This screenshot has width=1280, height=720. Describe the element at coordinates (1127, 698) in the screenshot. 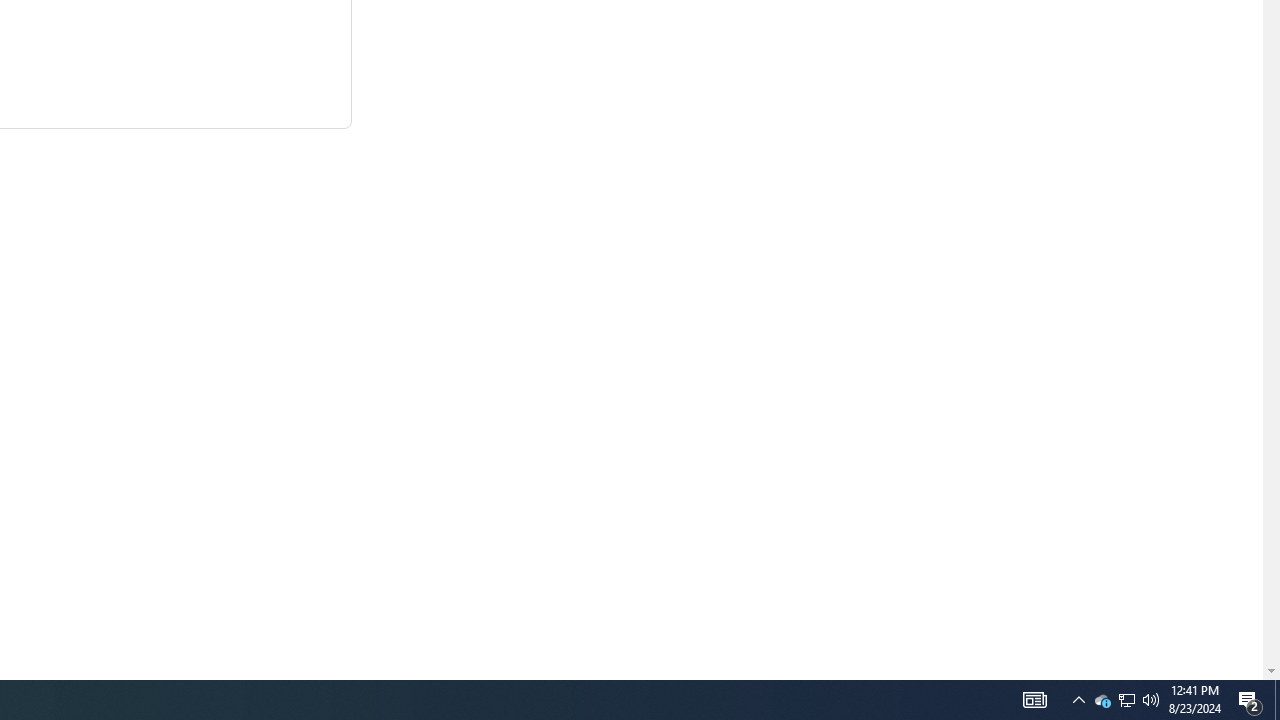

I see `'User Promoted Notification Area'` at that location.